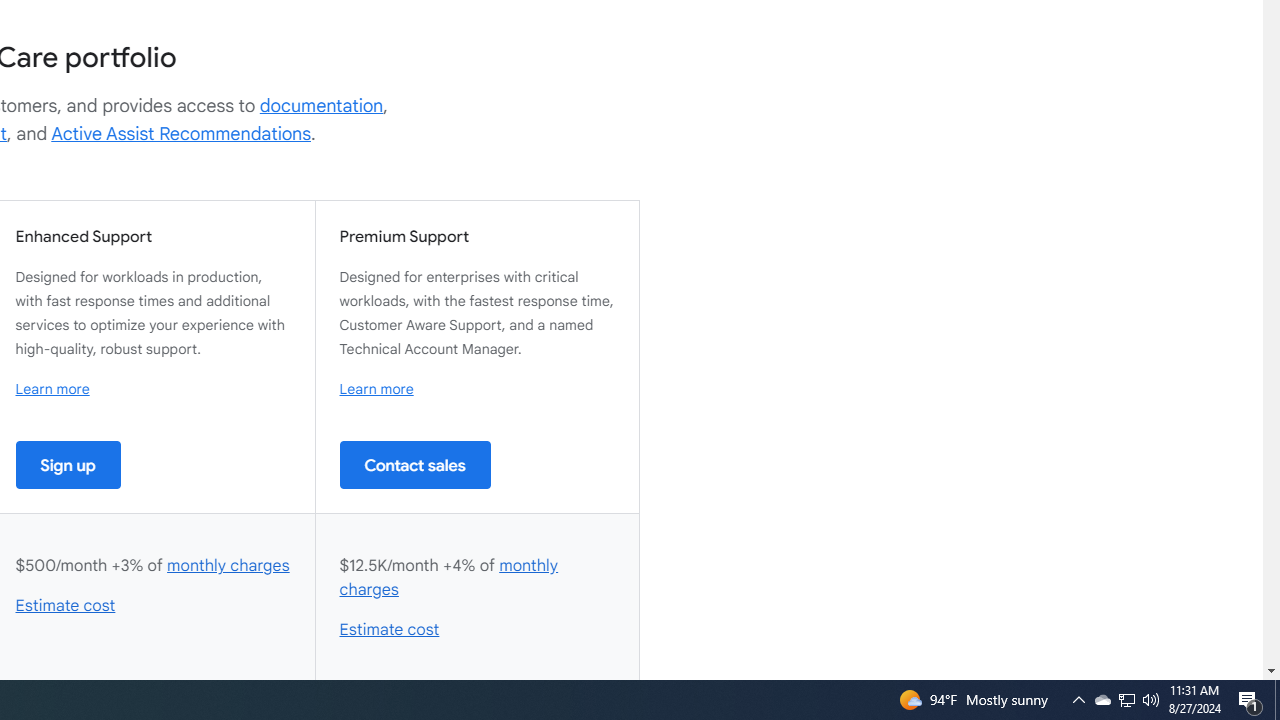  I want to click on 'Sign up', so click(68, 464).